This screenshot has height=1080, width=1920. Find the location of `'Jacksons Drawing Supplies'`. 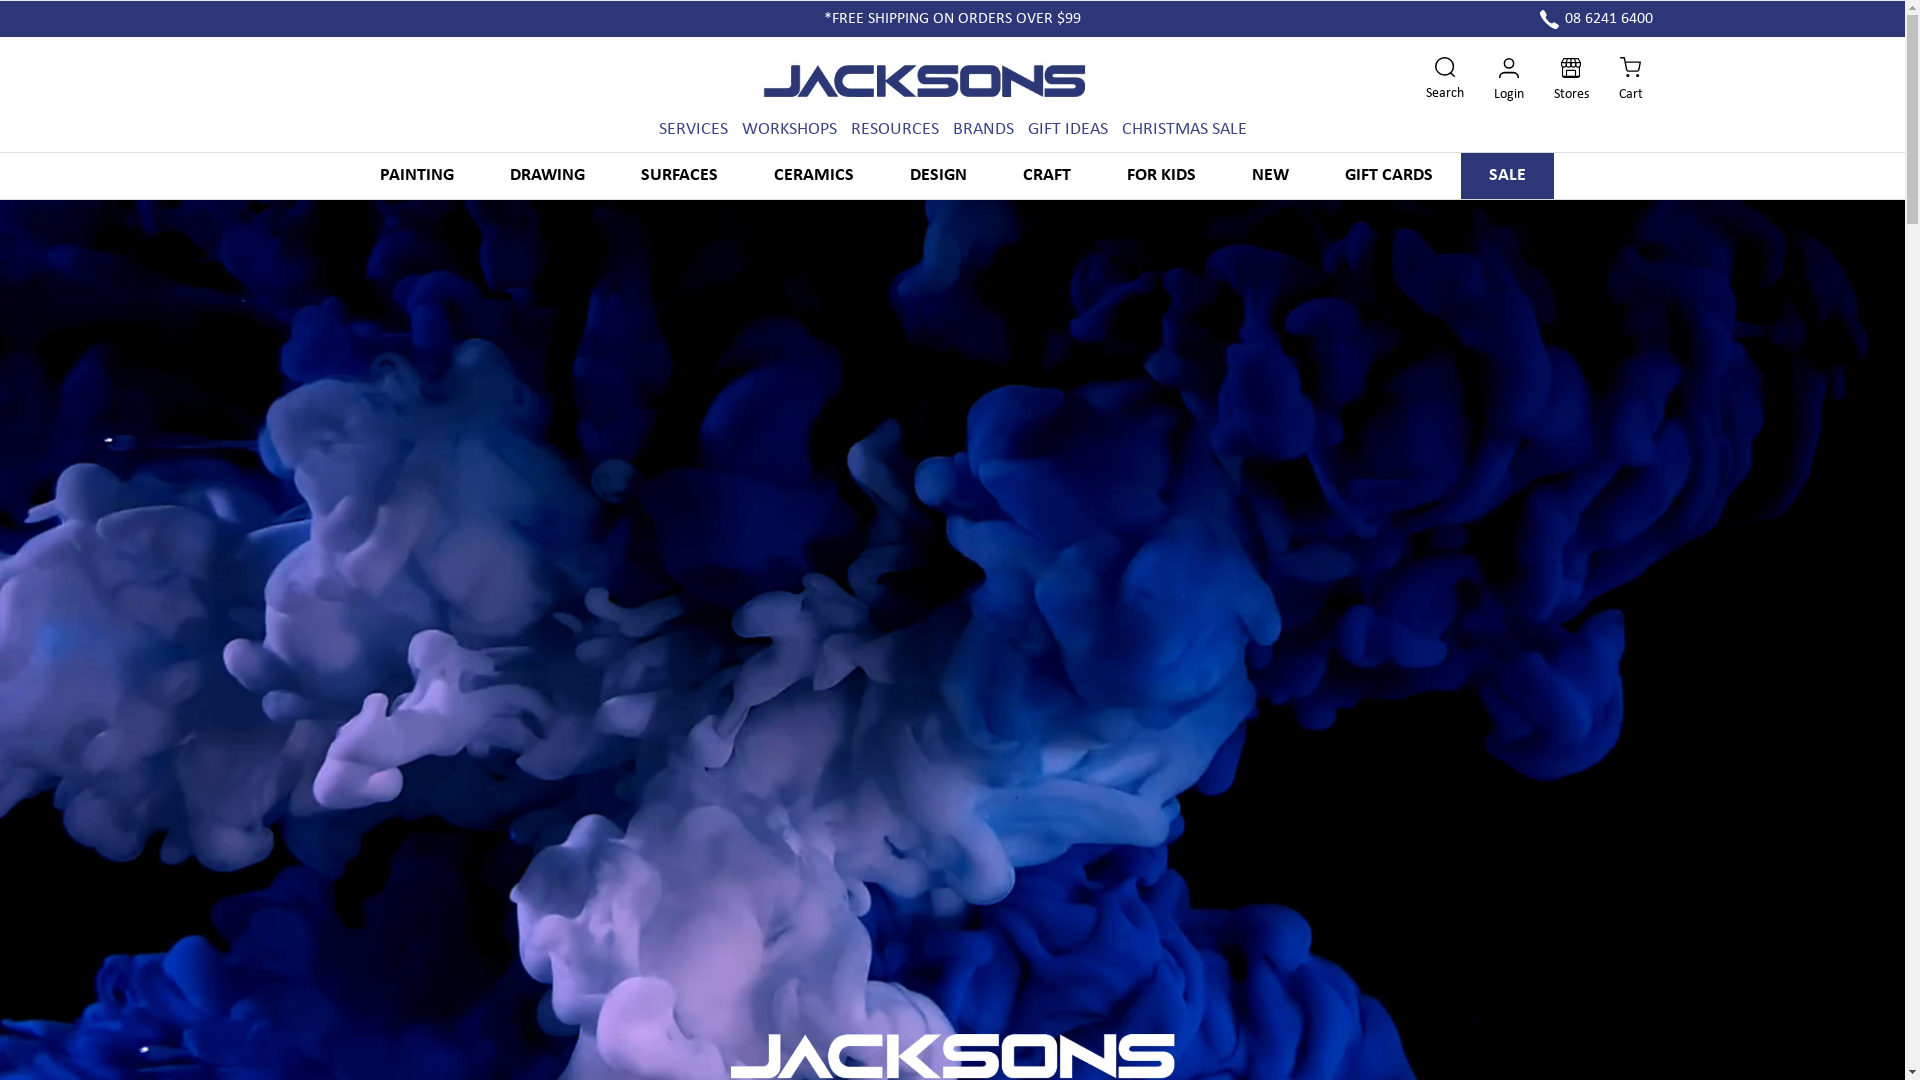

'Jacksons Drawing Supplies' is located at coordinates (928, 80).